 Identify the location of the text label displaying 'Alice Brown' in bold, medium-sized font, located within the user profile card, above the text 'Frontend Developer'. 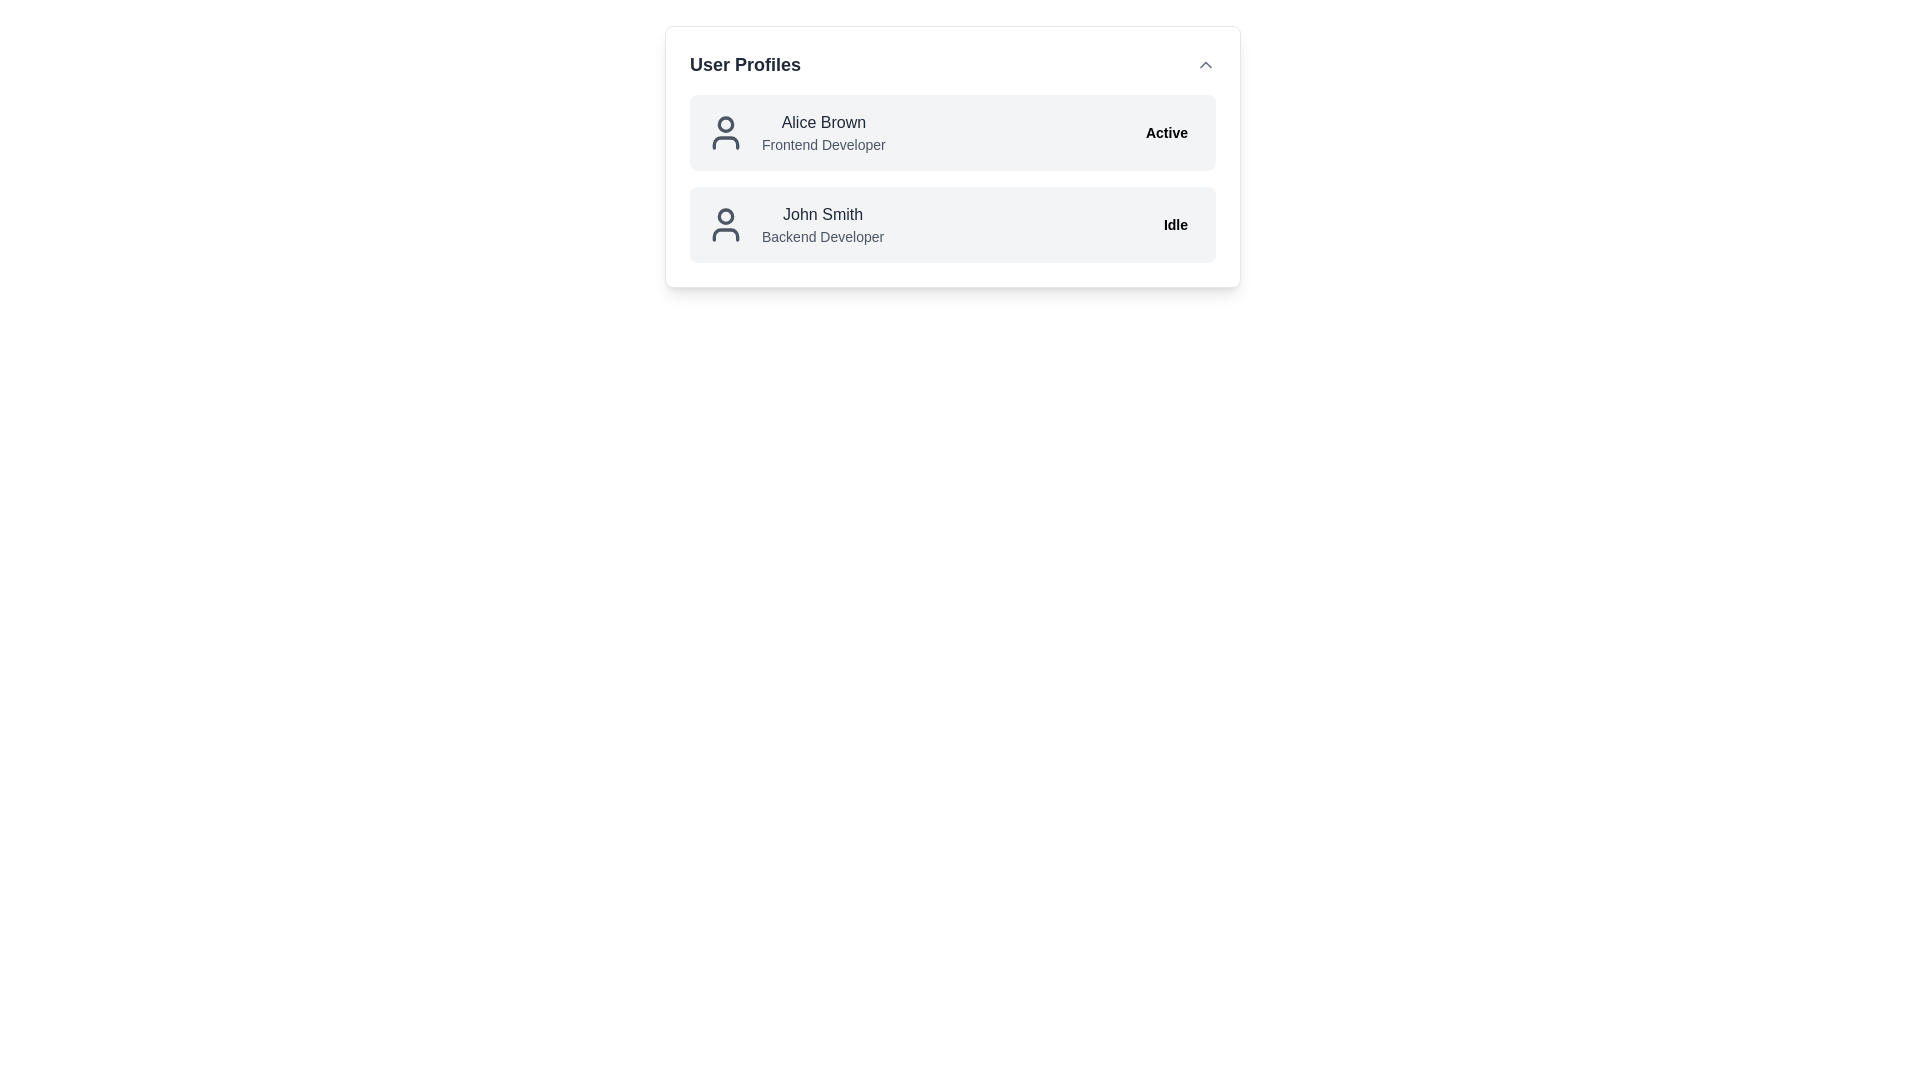
(823, 123).